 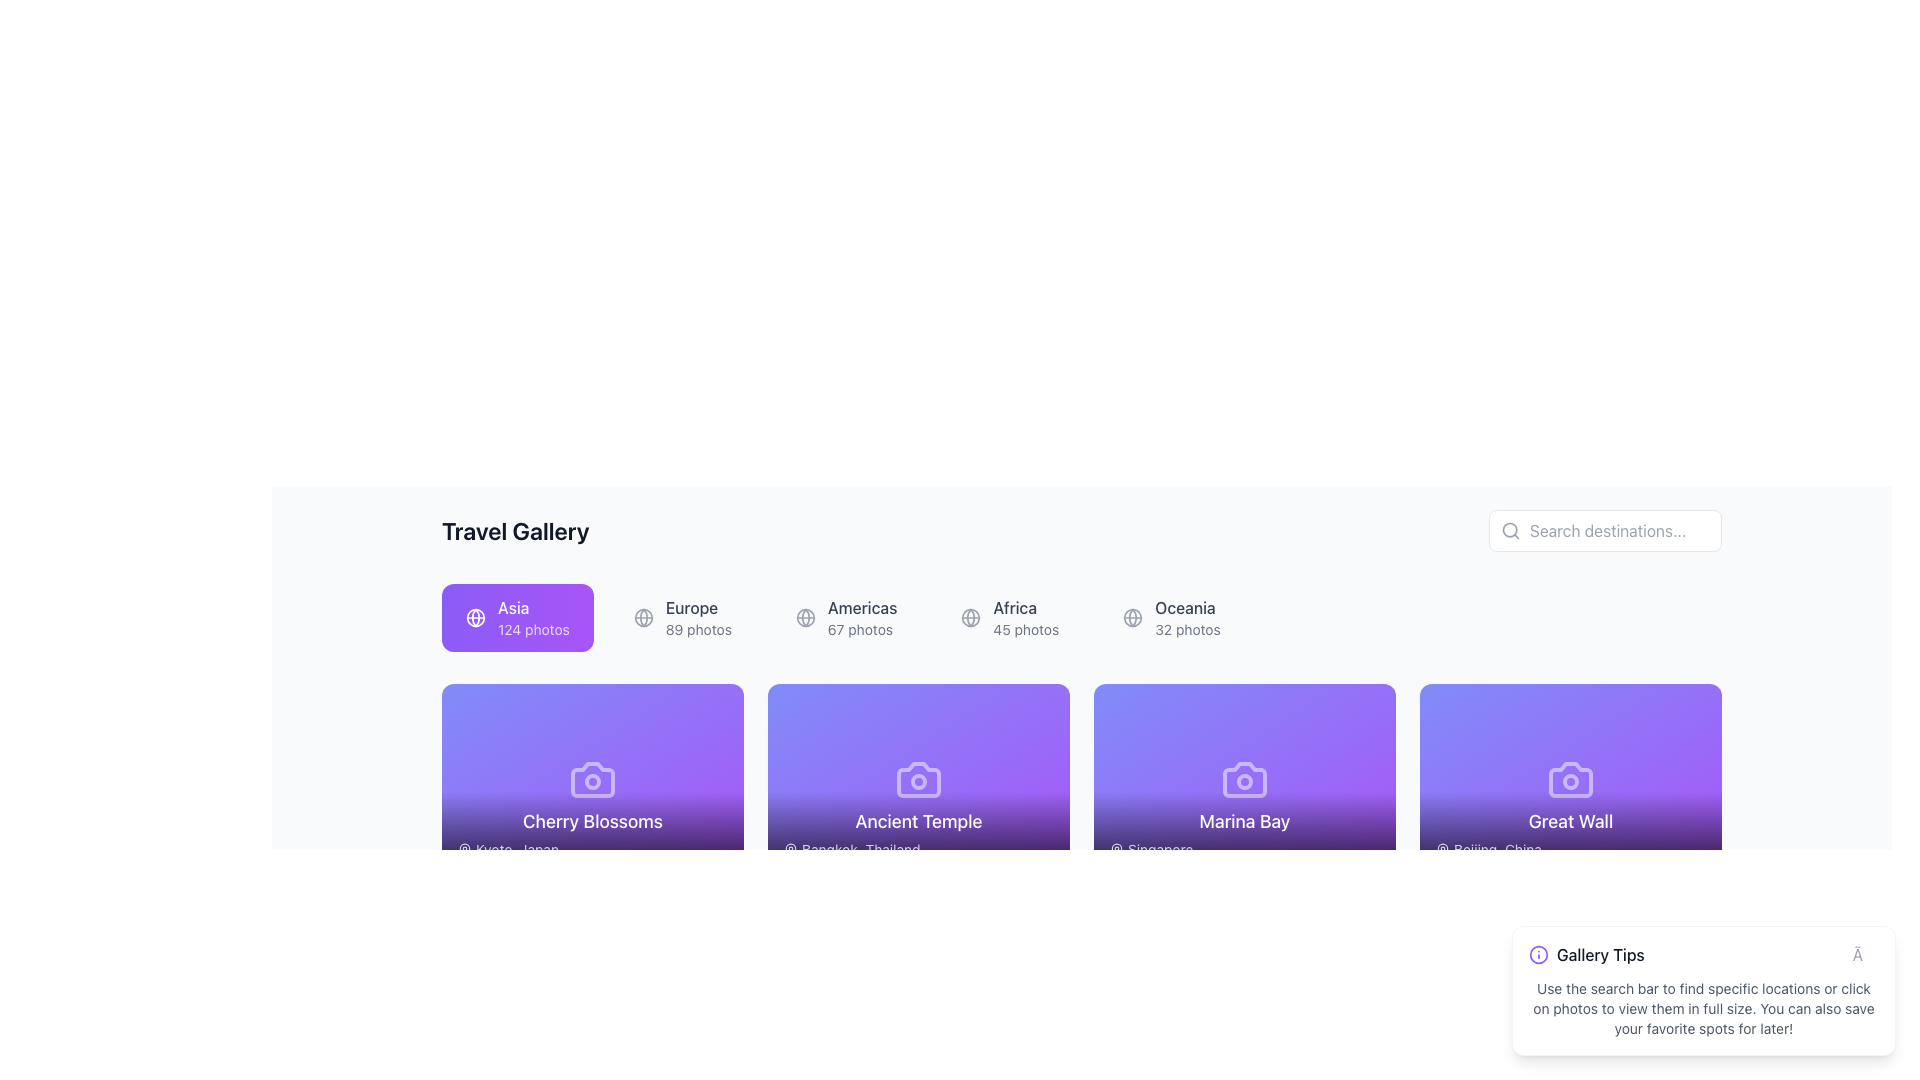 What do you see at coordinates (1538, 954) in the screenshot?
I see `the small violet circle located inside the SVG element of the 'Gallery Tips' notification box at the bottom-right corner of the interface` at bounding box center [1538, 954].